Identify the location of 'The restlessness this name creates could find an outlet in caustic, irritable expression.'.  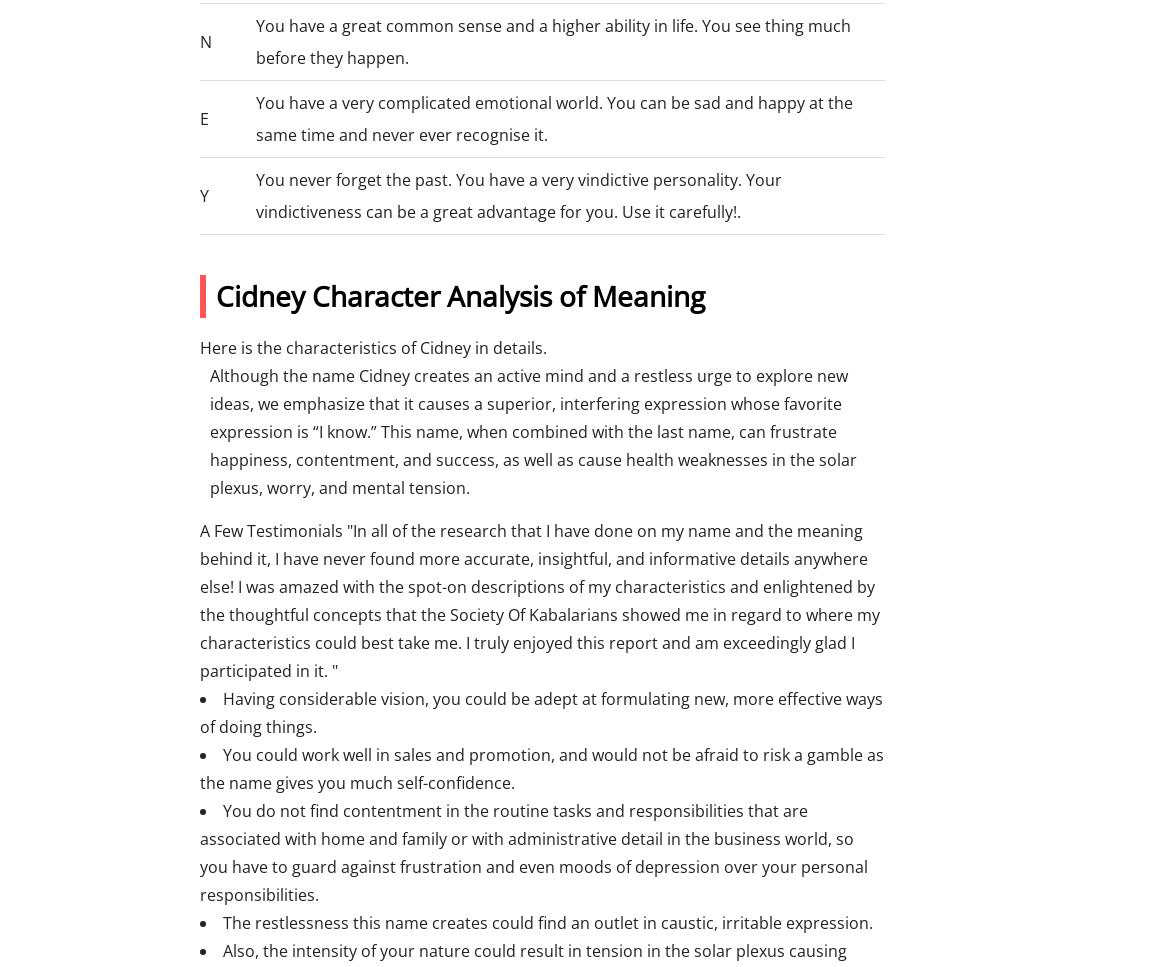
(547, 923).